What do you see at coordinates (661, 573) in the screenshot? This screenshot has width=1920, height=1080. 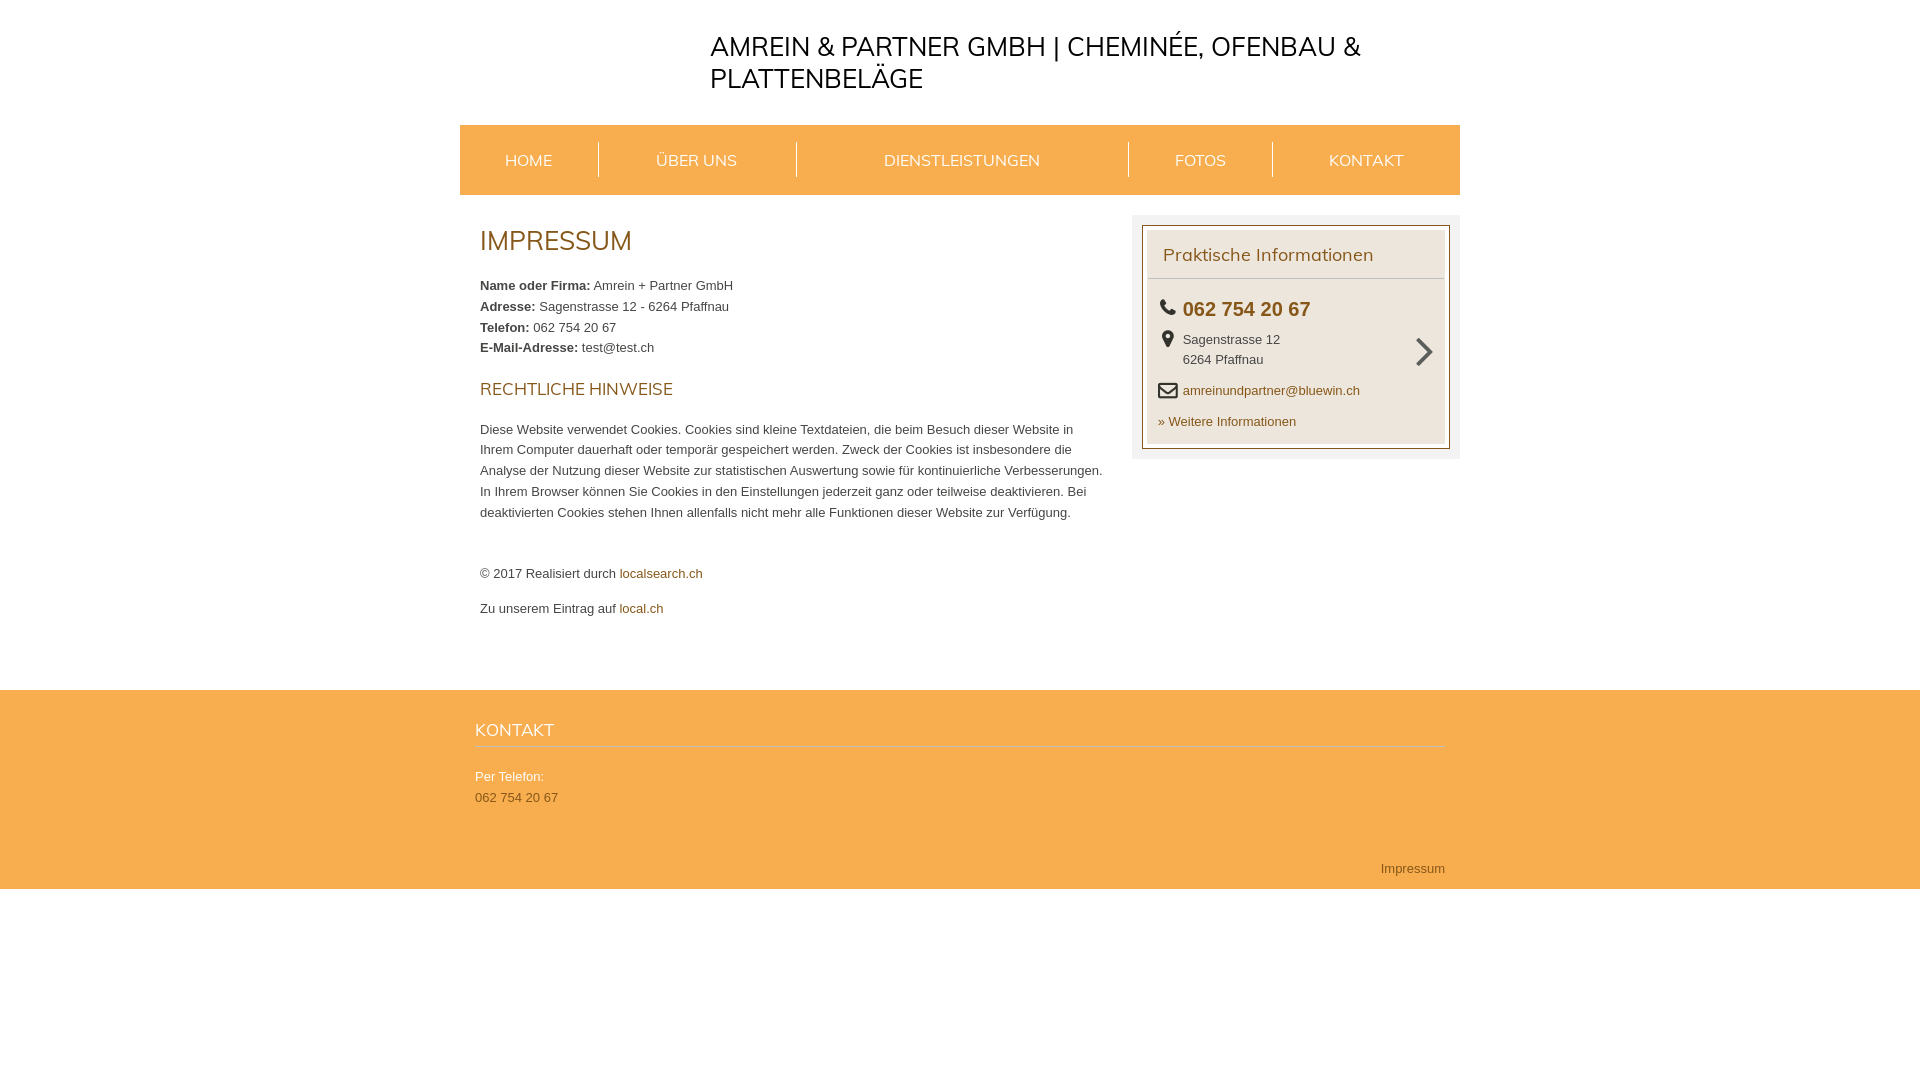 I see `'localsearch.ch'` at bounding box center [661, 573].